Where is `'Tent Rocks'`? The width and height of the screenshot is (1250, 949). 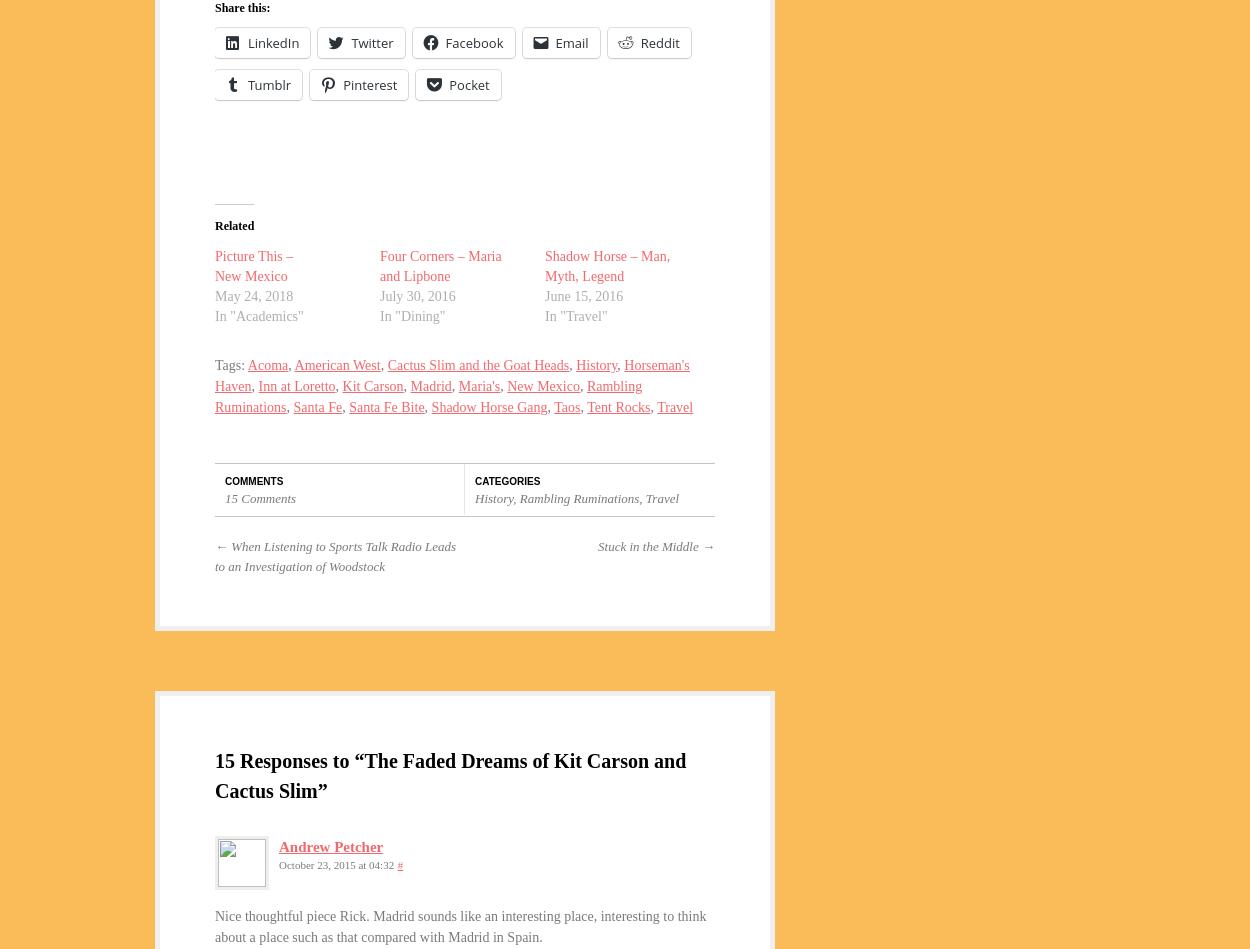
'Tent Rocks' is located at coordinates (617, 406).